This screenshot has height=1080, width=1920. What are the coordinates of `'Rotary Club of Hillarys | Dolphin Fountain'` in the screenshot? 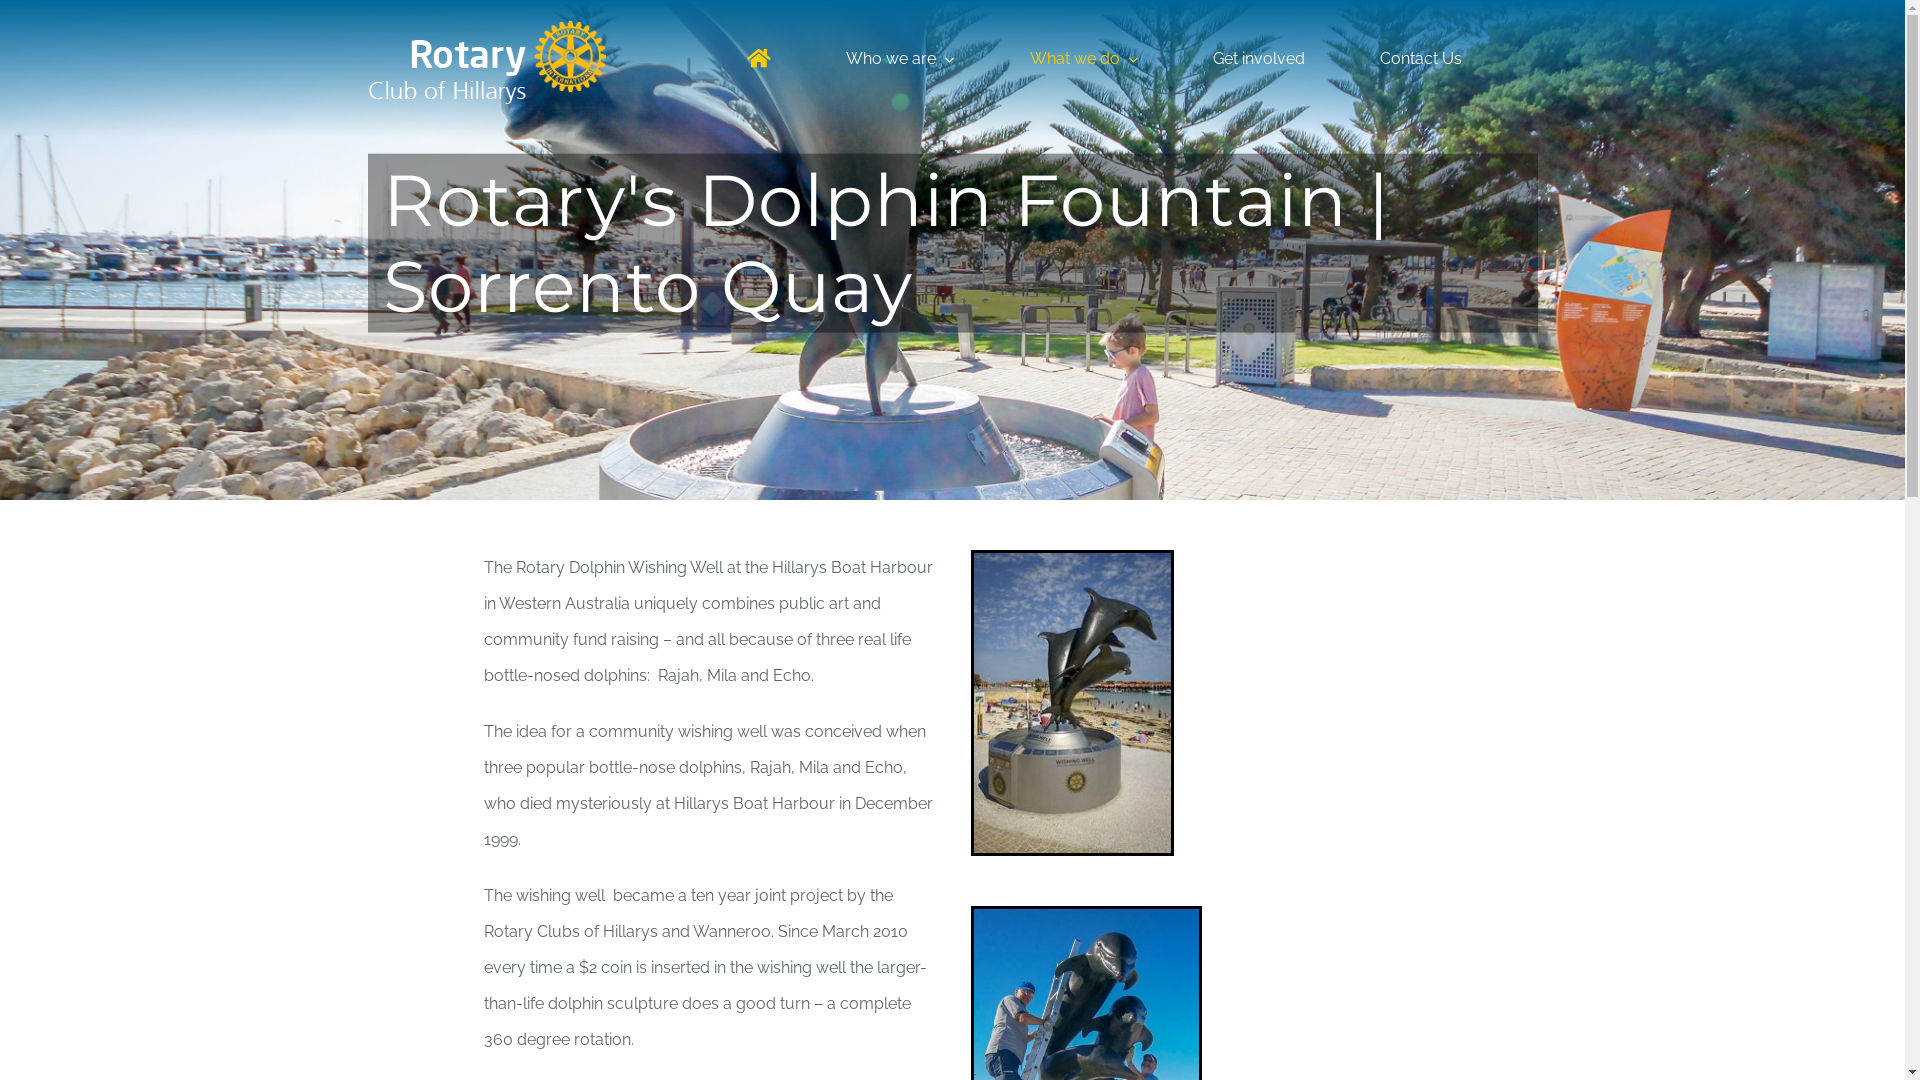 It's located at (1071, 701).